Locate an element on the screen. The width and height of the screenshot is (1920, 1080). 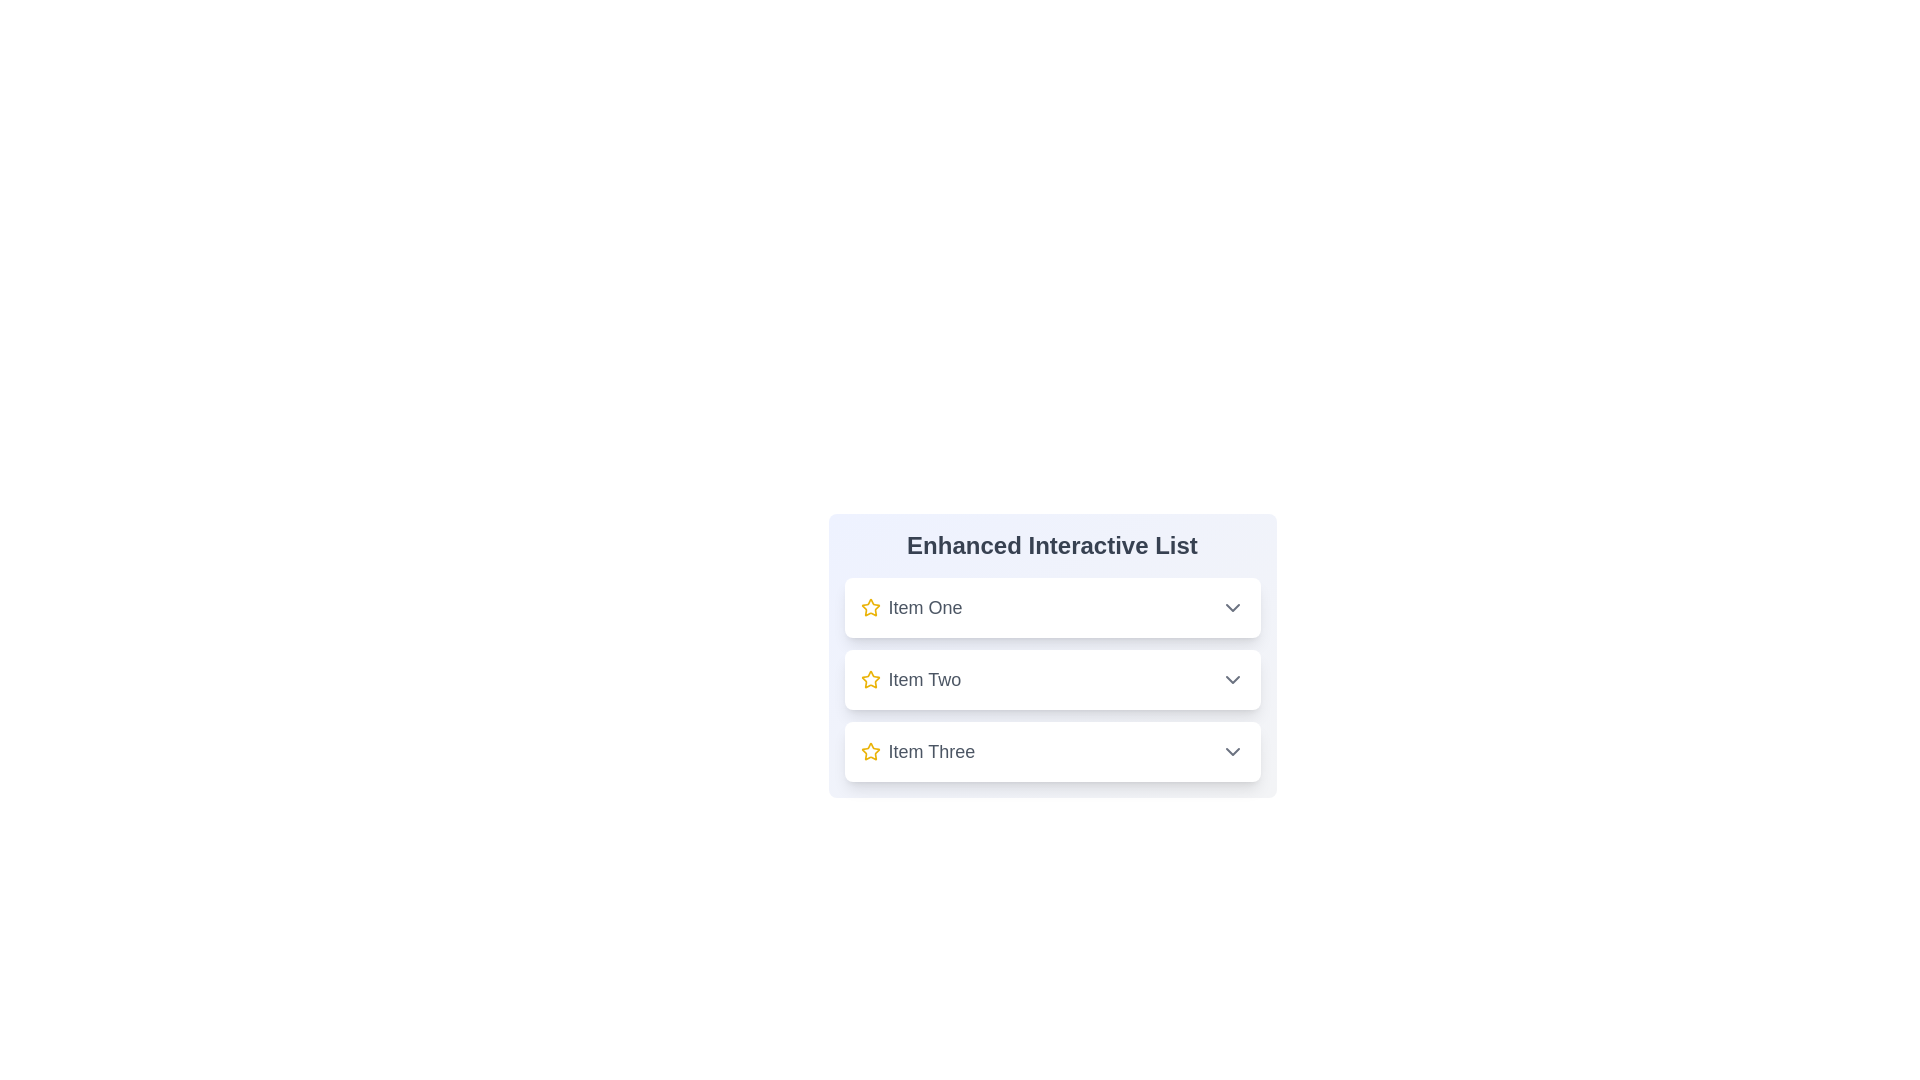
star icon next to Item Two to perform the action is located at coordinates (870, 678).